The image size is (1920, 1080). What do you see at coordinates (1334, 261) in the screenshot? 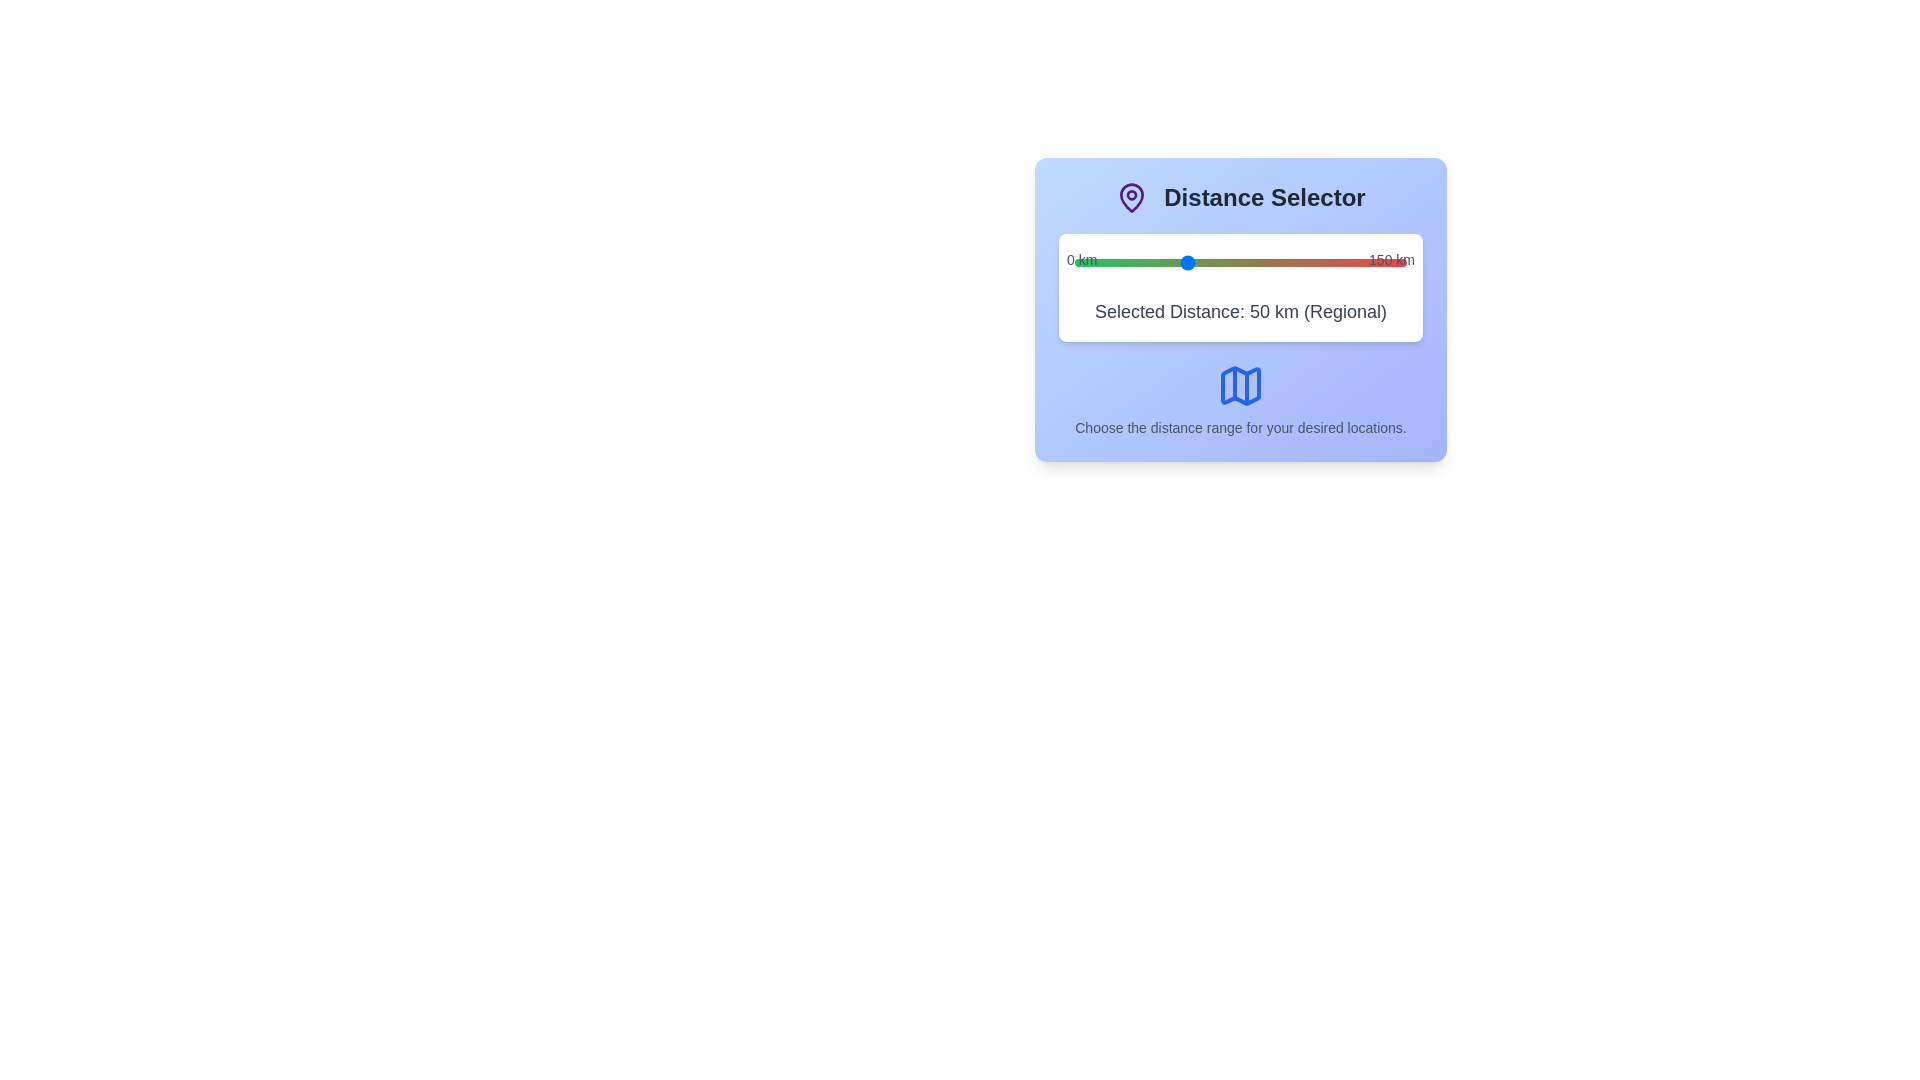
I see `the slider to set the distance to 117 km` at bounding box center [1334, 261].